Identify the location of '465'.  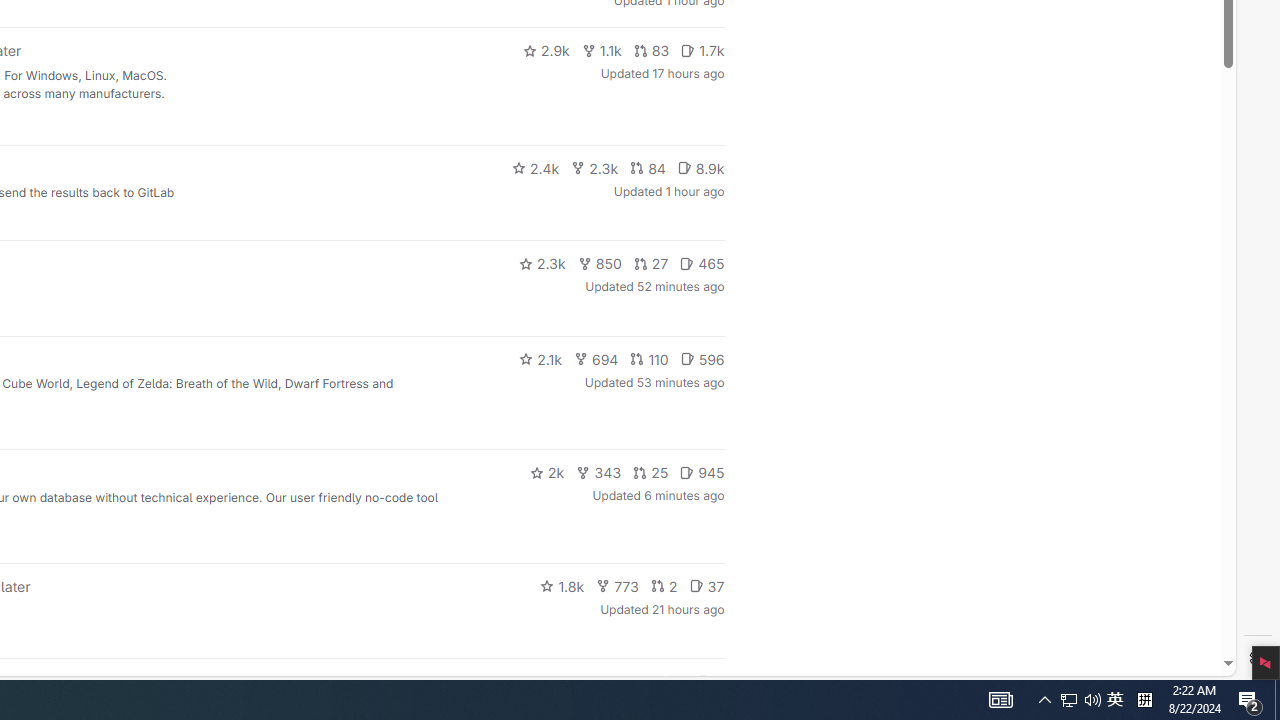
(702, 262).